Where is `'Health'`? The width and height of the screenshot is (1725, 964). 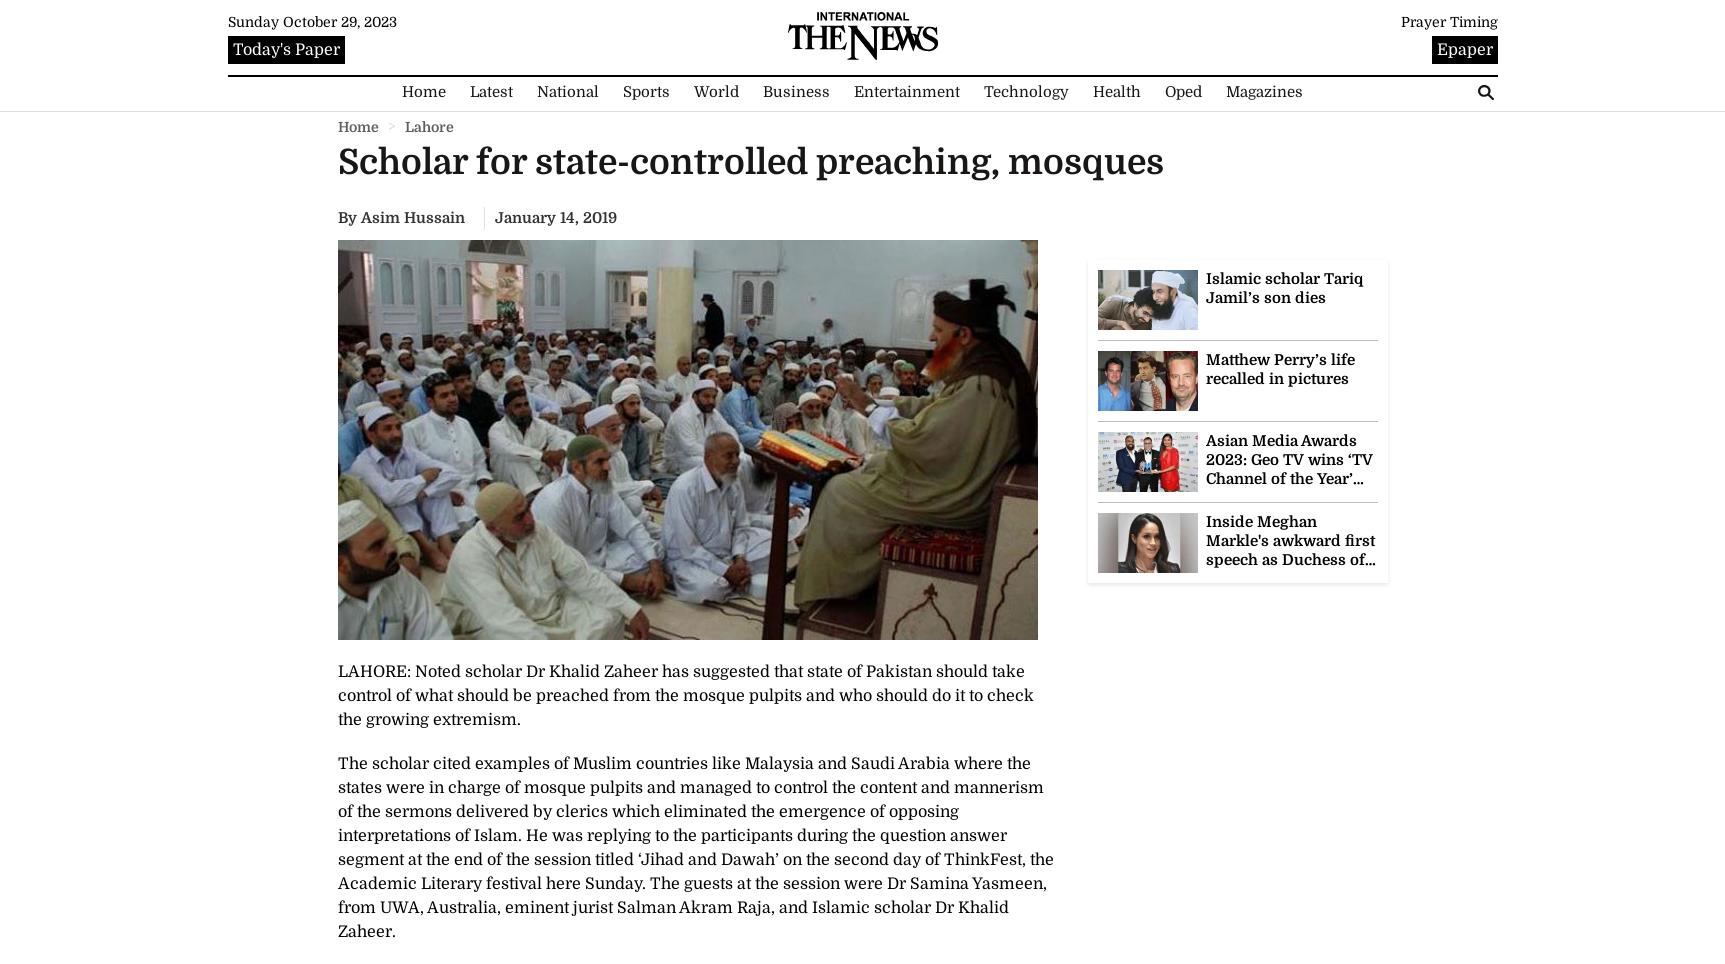
'Health' is located at coordinates (1091, 90).